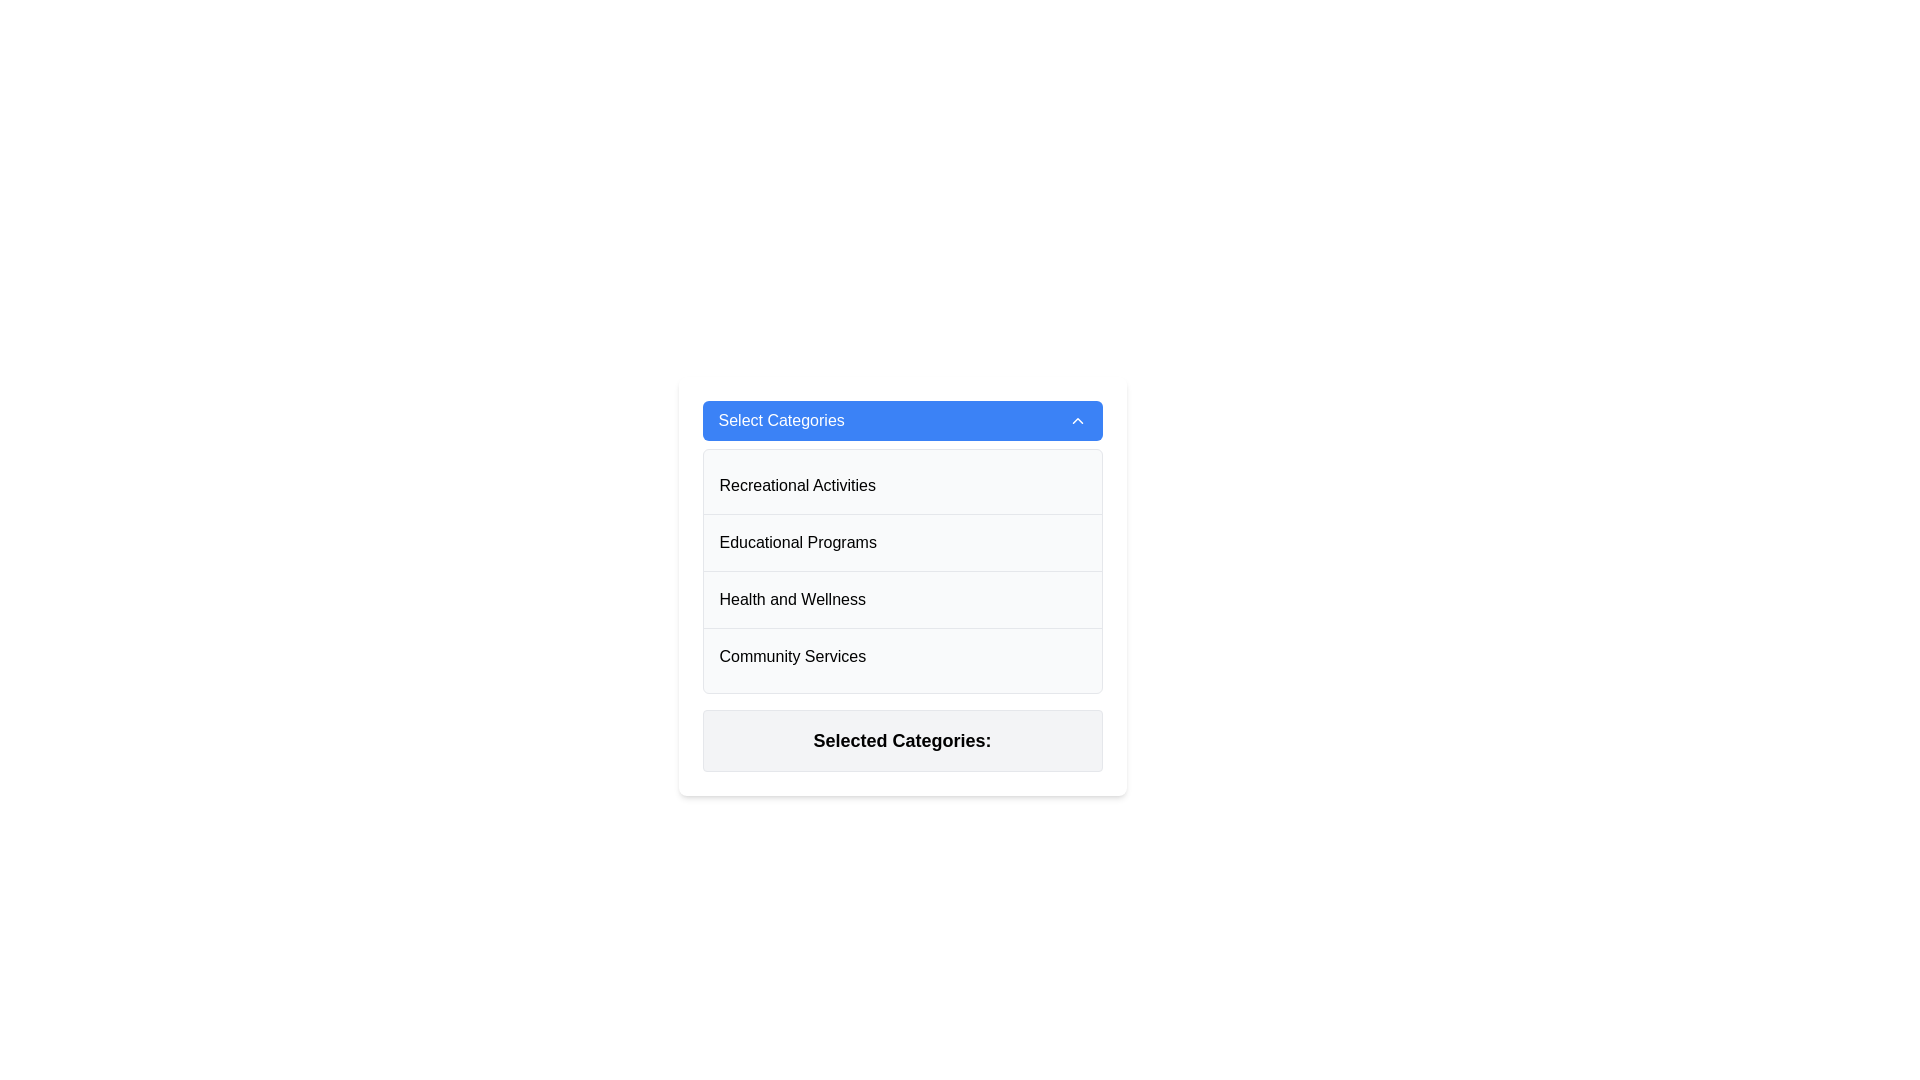  Describe the element at coordinates (1076, 419) in the screenshot. I see `the toggle icon on the far right side of the blue 'Select Categories' header` at that location.